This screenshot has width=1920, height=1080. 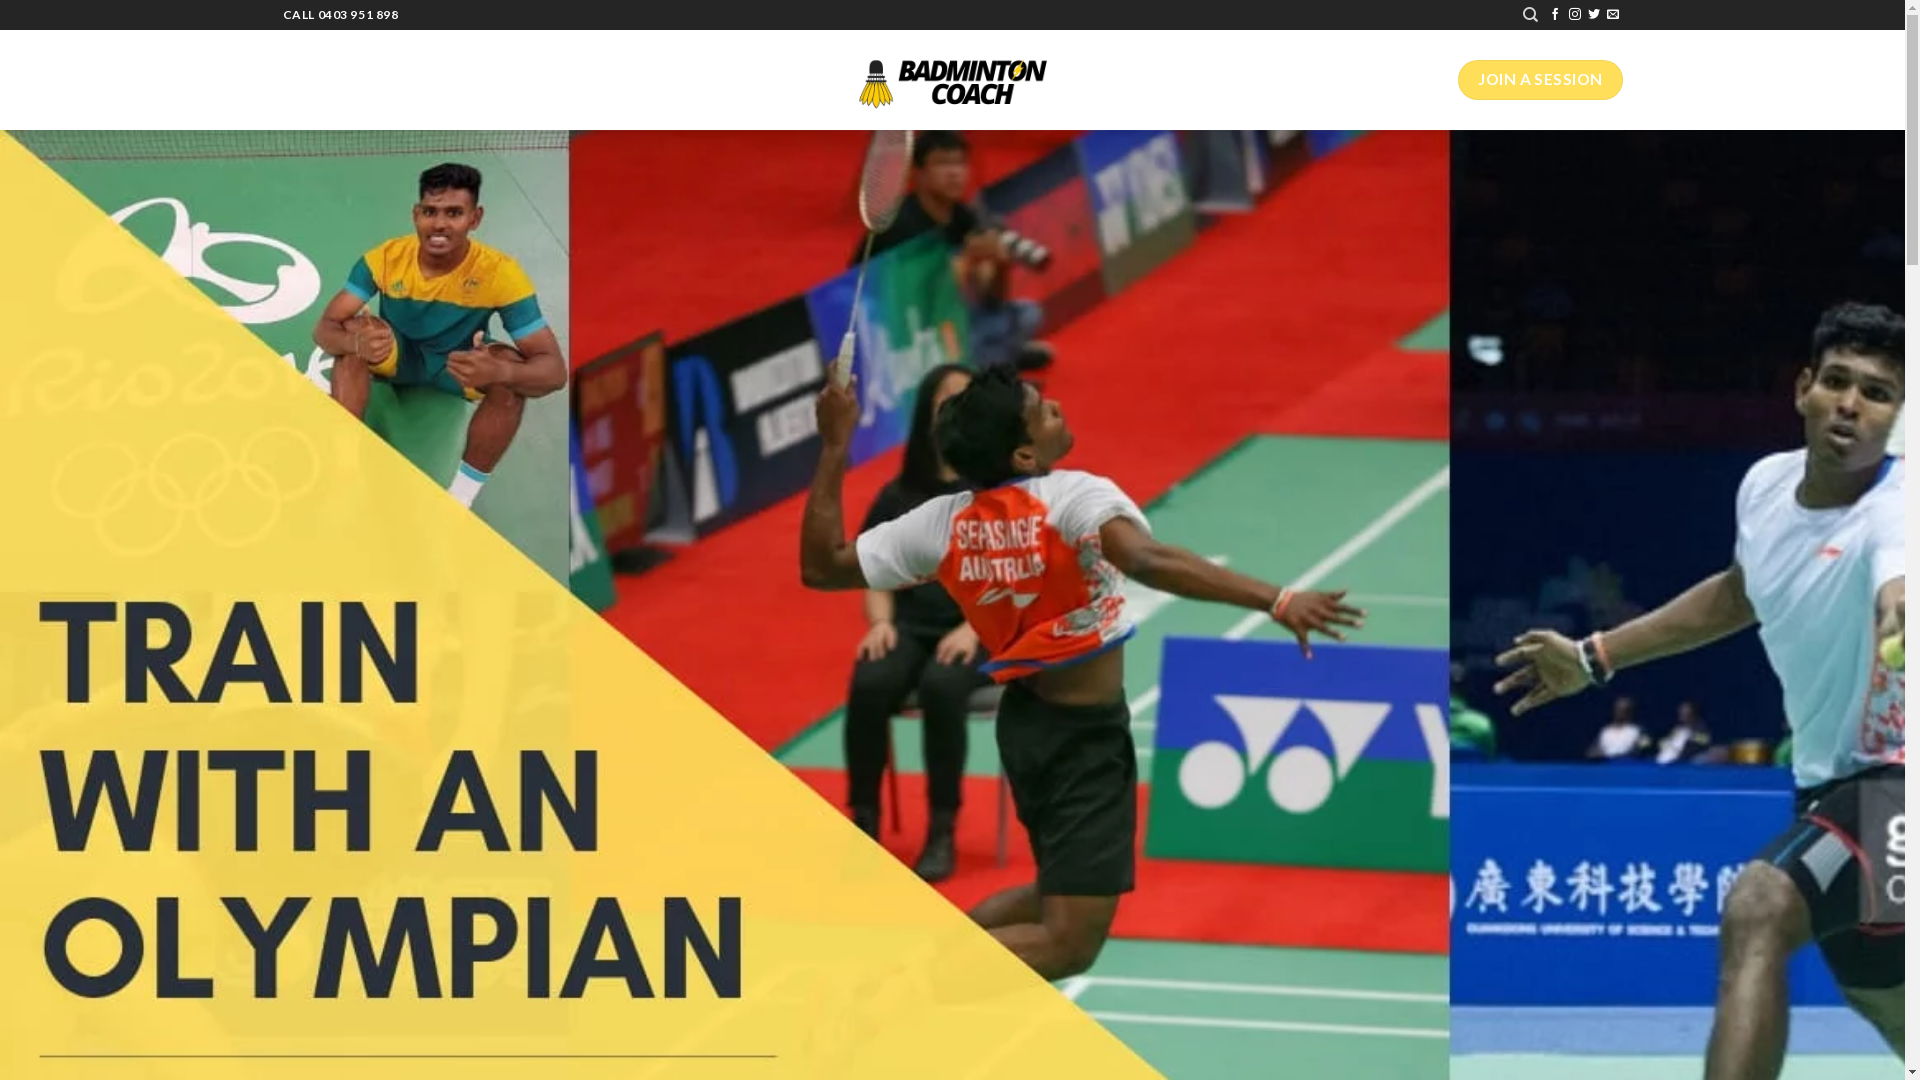 What do you see at coordinates (950, 79) in the screenshot?
I see `'Melbourne Badminton Coach - Personalised Badminton Training'` at bounding box center [950, 79].